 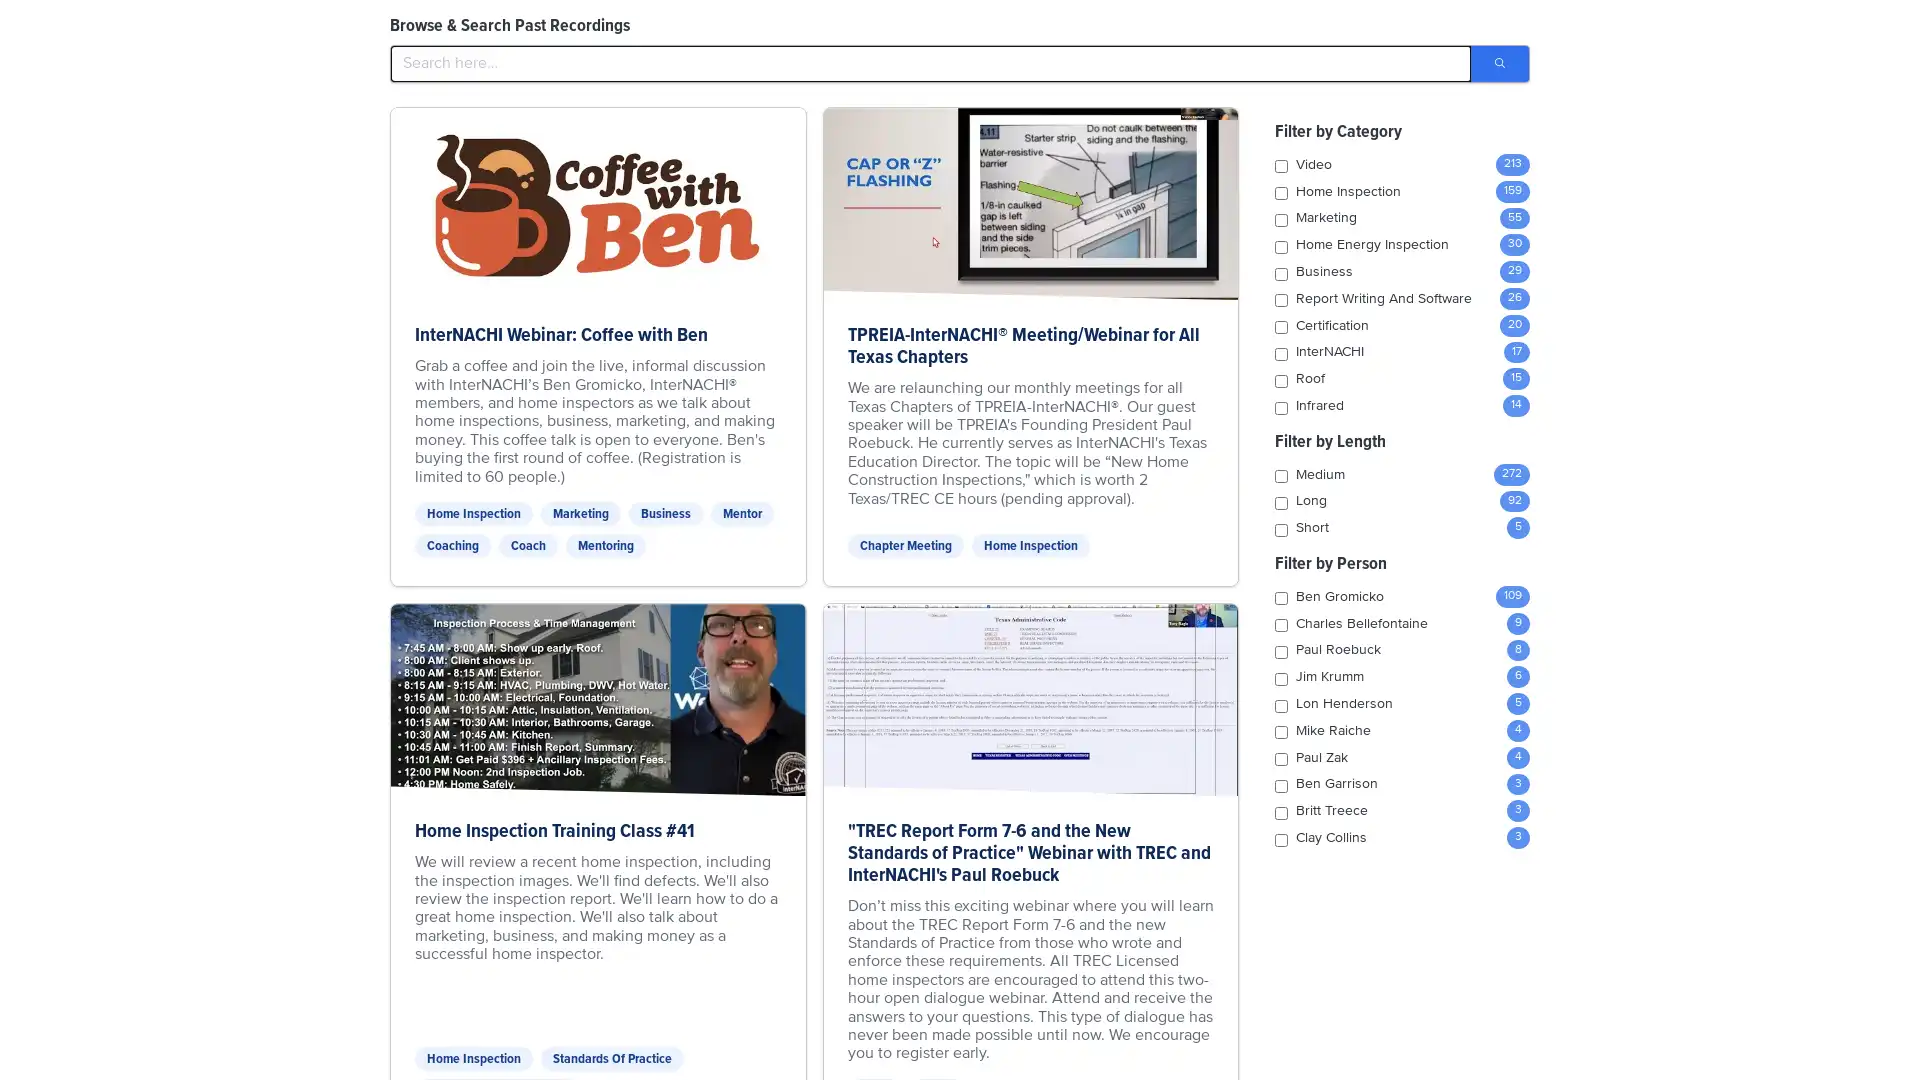 I want to click on Submit your search query., so click(x=1499, y=63).